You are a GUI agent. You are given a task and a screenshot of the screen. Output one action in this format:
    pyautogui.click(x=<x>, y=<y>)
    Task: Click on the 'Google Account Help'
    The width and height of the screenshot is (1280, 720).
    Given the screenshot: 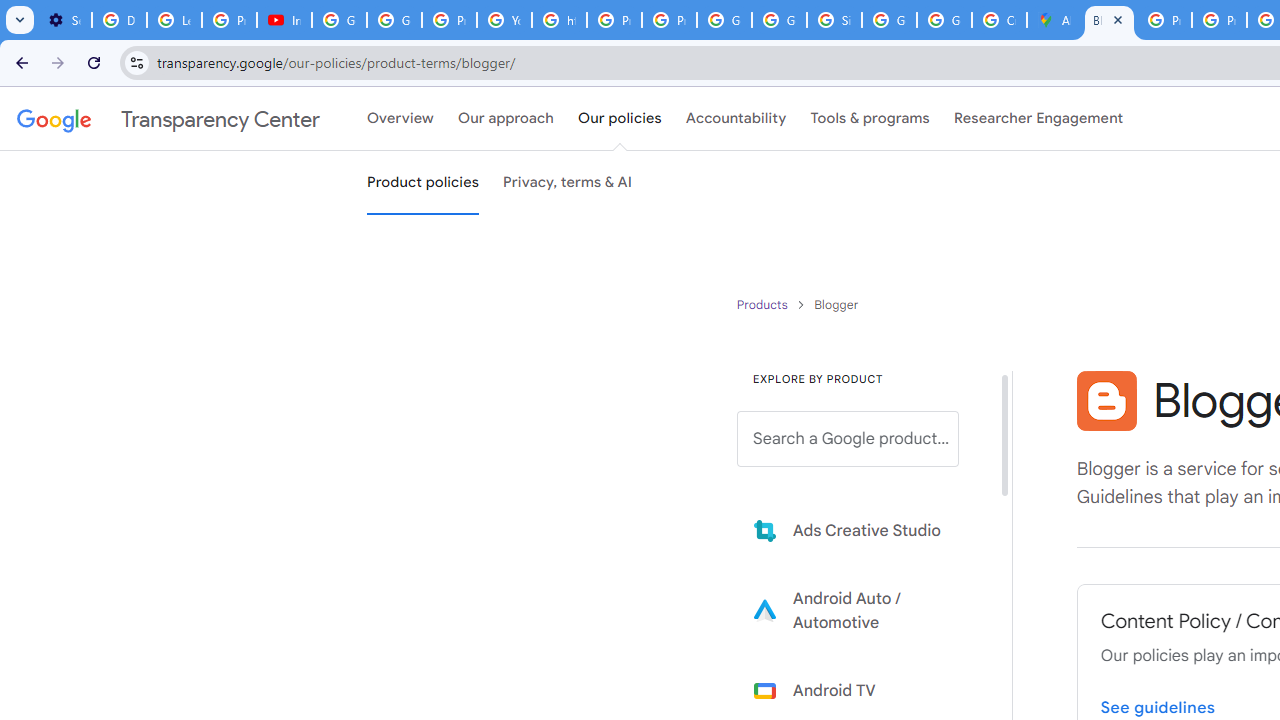 What is the action you would take?
    pyautogui.click(x=339, y=20)
    